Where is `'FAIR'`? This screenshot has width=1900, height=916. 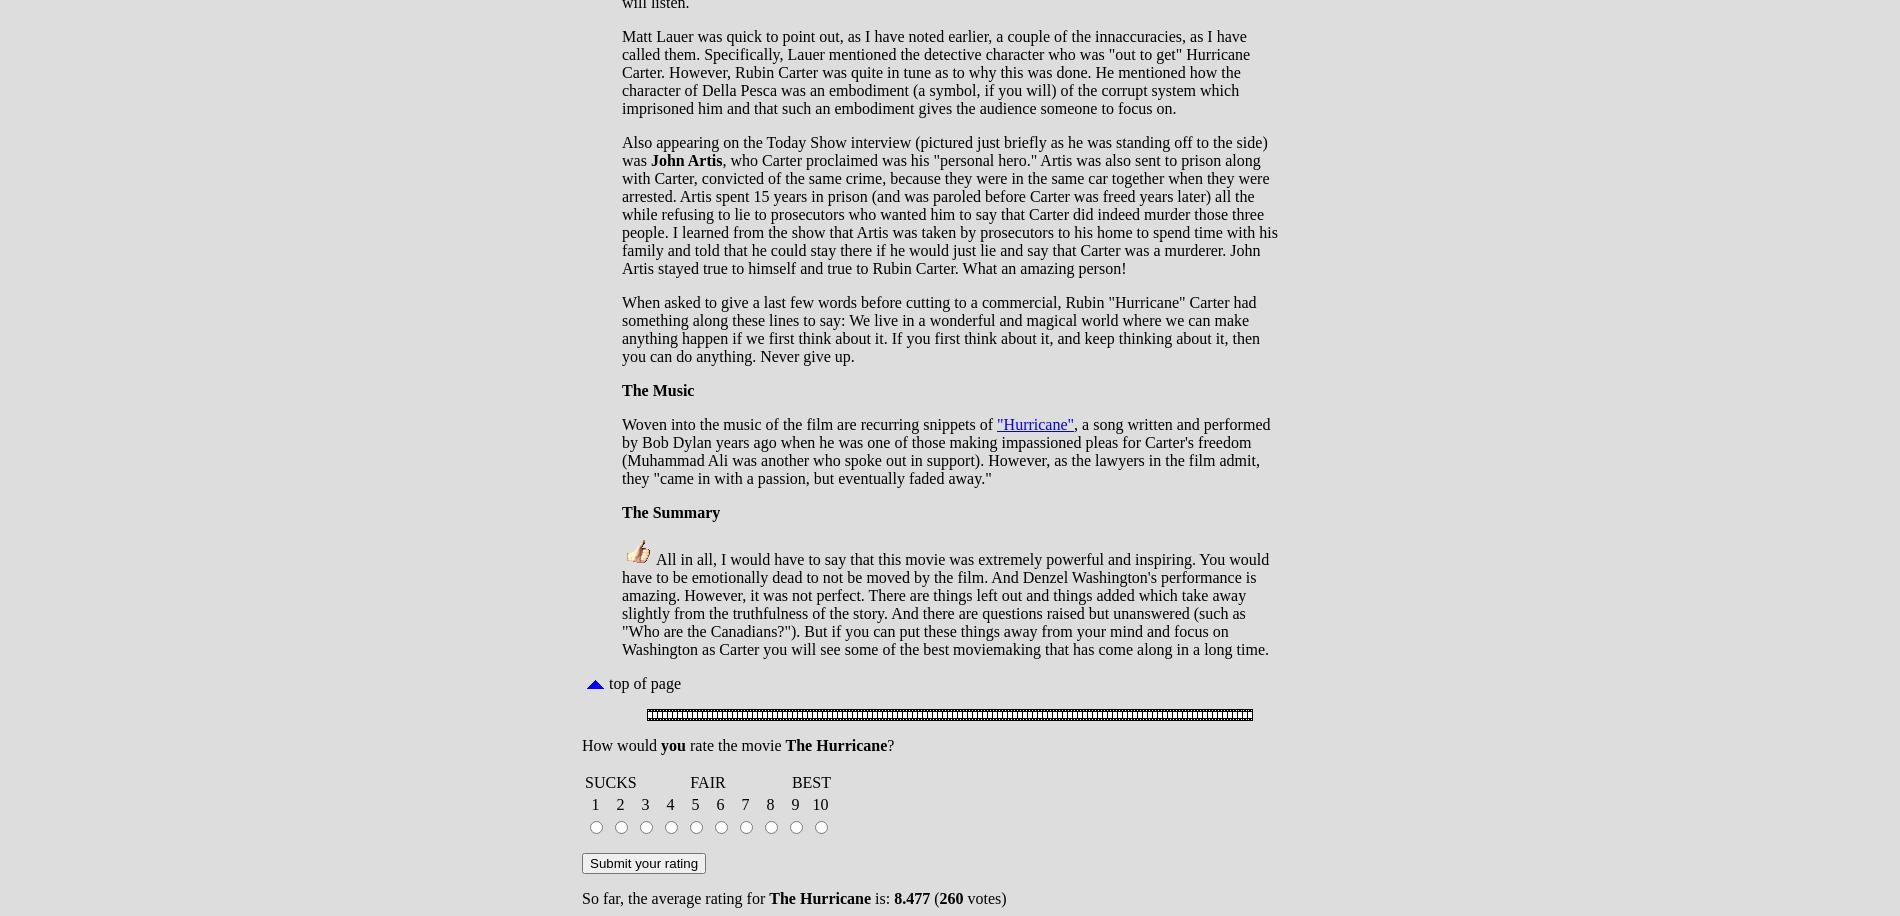 'FAIR' is located at coordinates (690, 781).